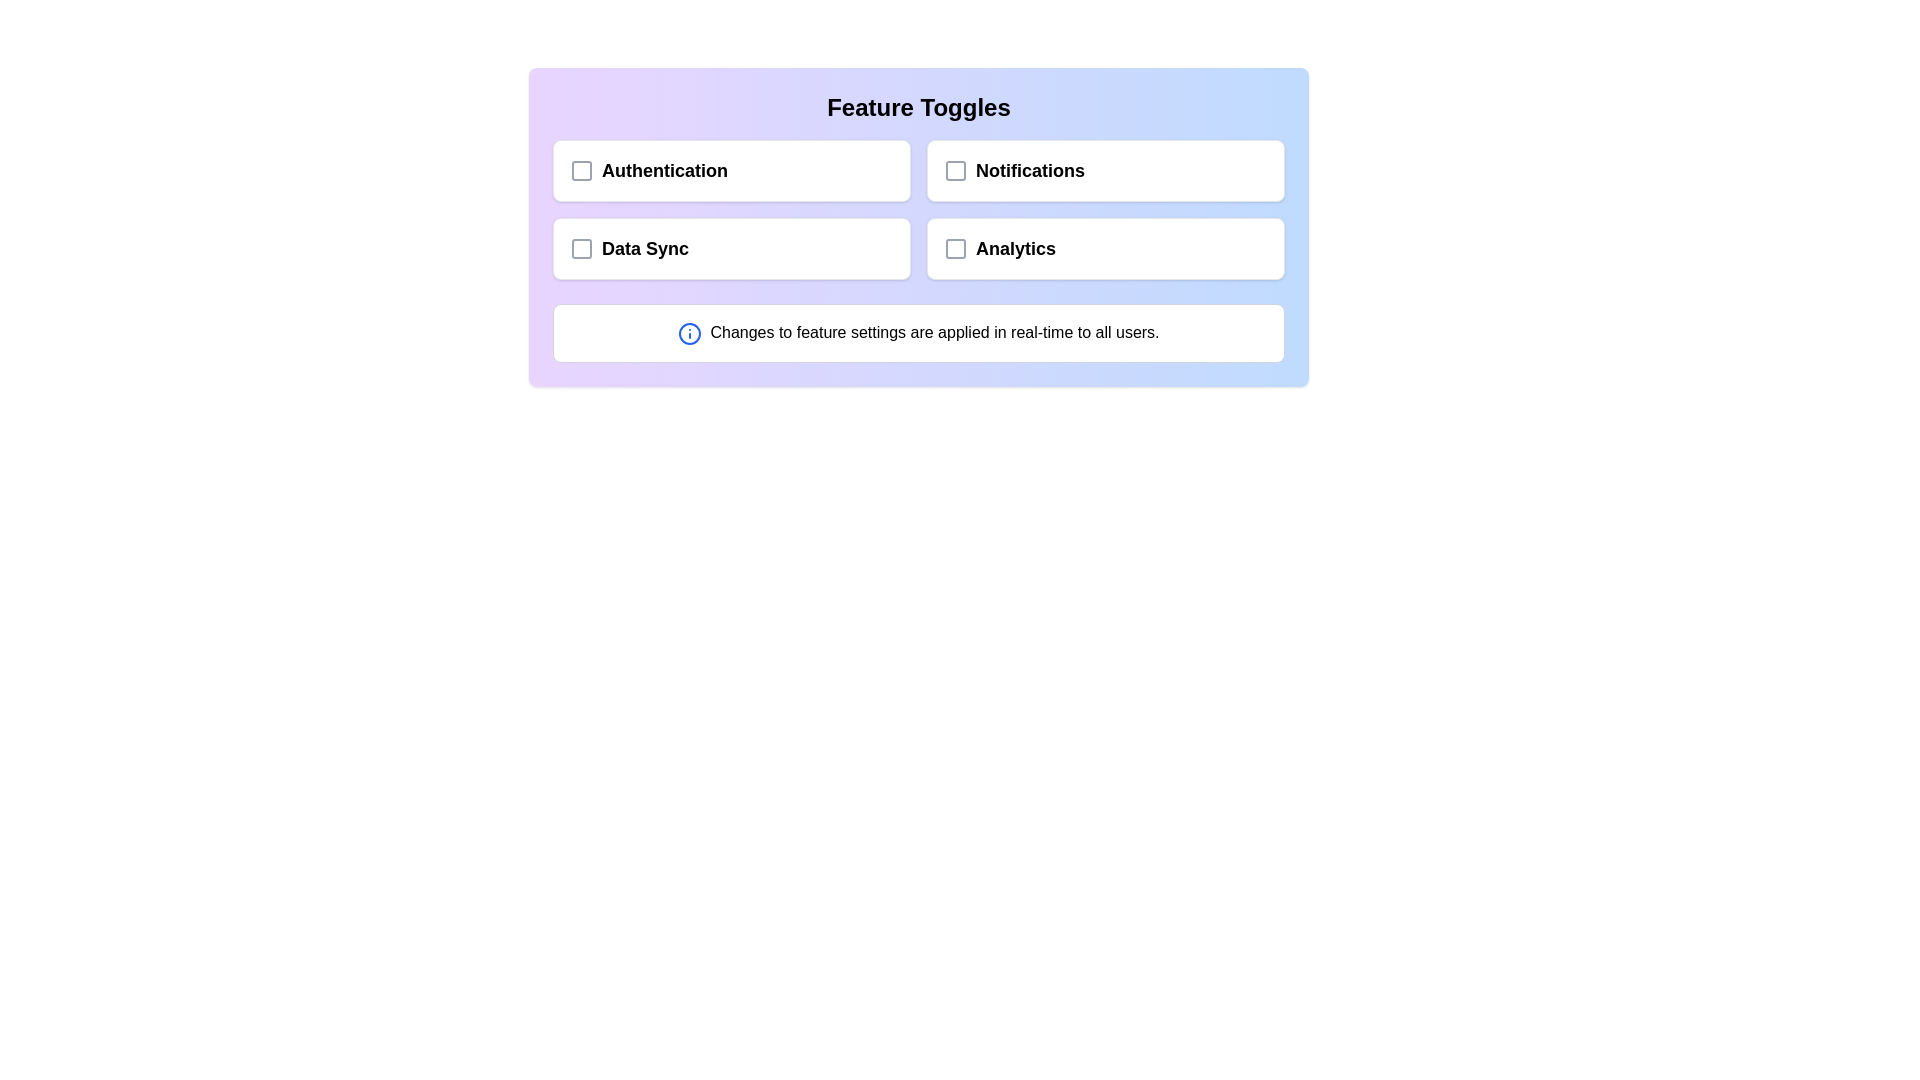 The image size is (1920, 1080). What do you see at coordinates (954, 169) in the screenshot?
I see `the unselected checkbox located in the upper right section of the 'Notifications' button` at bounding box center [954, 169].